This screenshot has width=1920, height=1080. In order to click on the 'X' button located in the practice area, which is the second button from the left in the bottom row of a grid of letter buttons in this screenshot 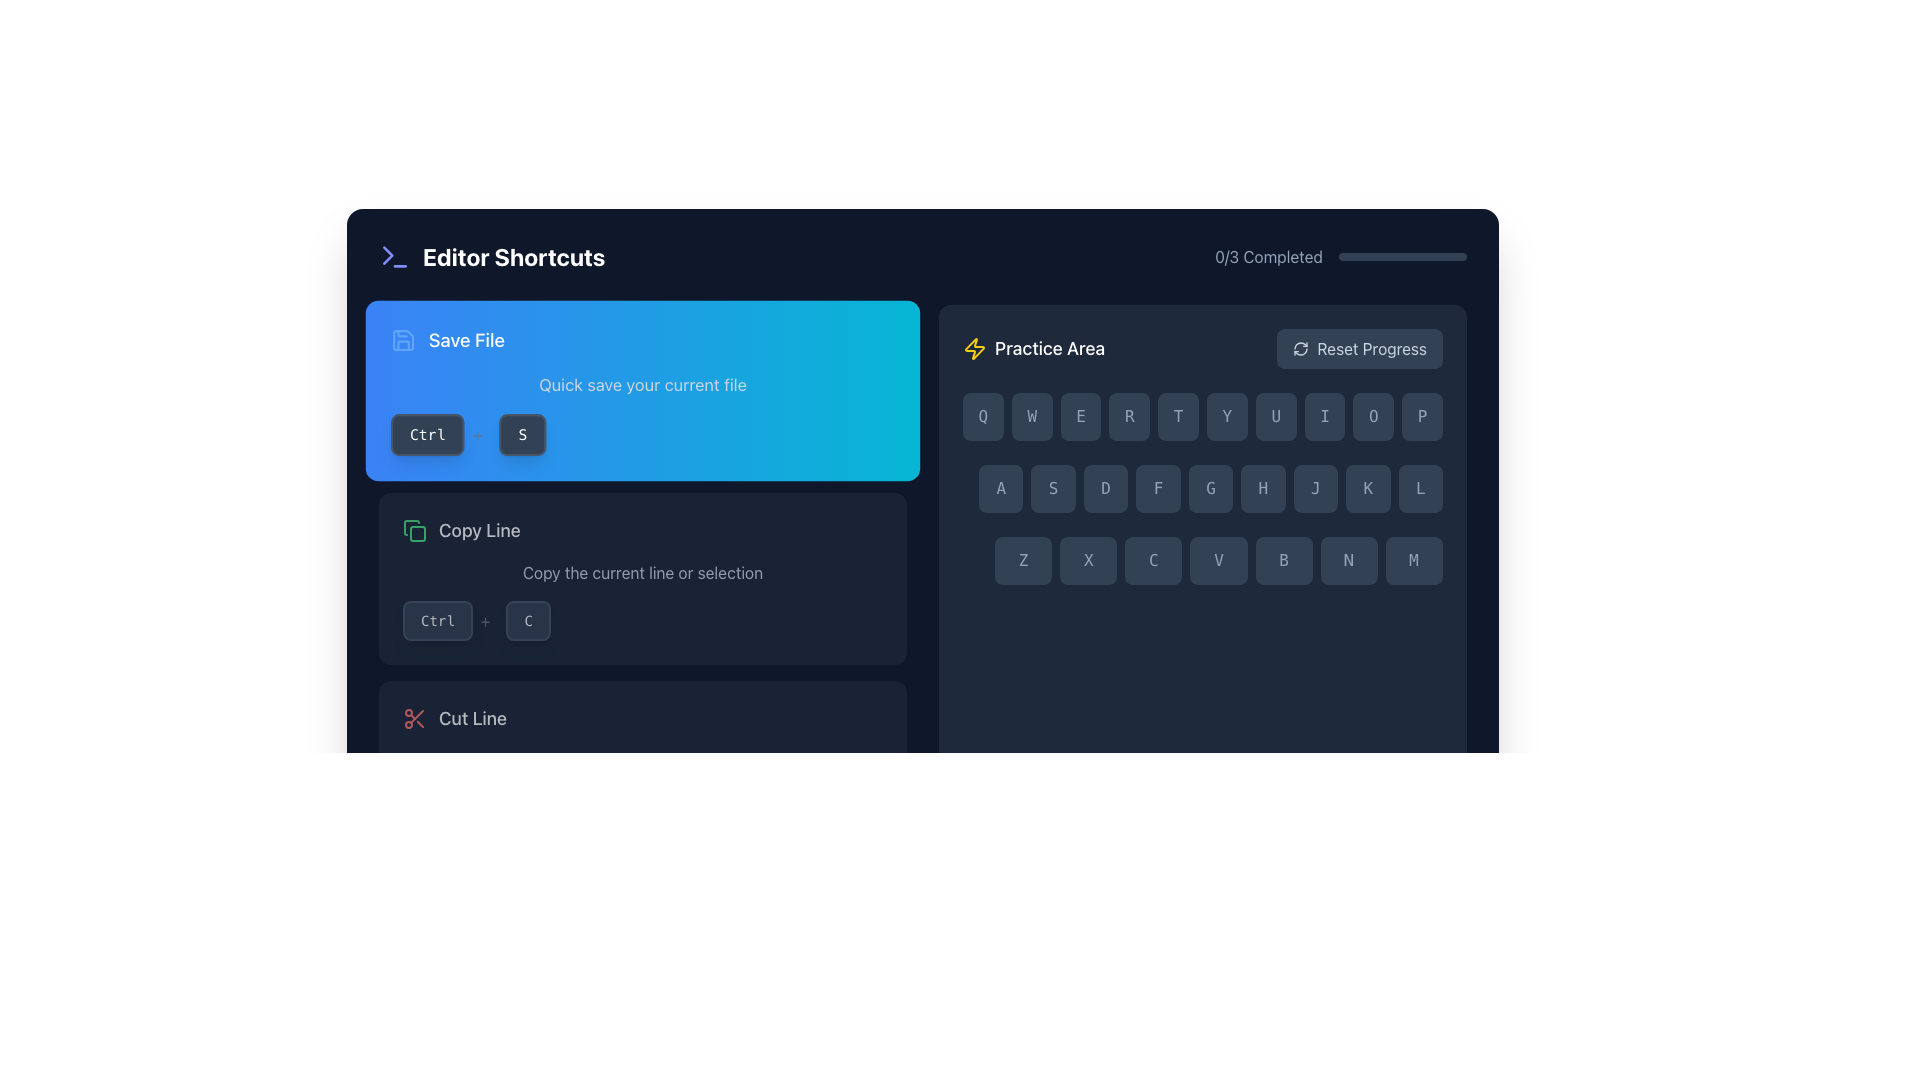, I will do `click(1087, 560)`.